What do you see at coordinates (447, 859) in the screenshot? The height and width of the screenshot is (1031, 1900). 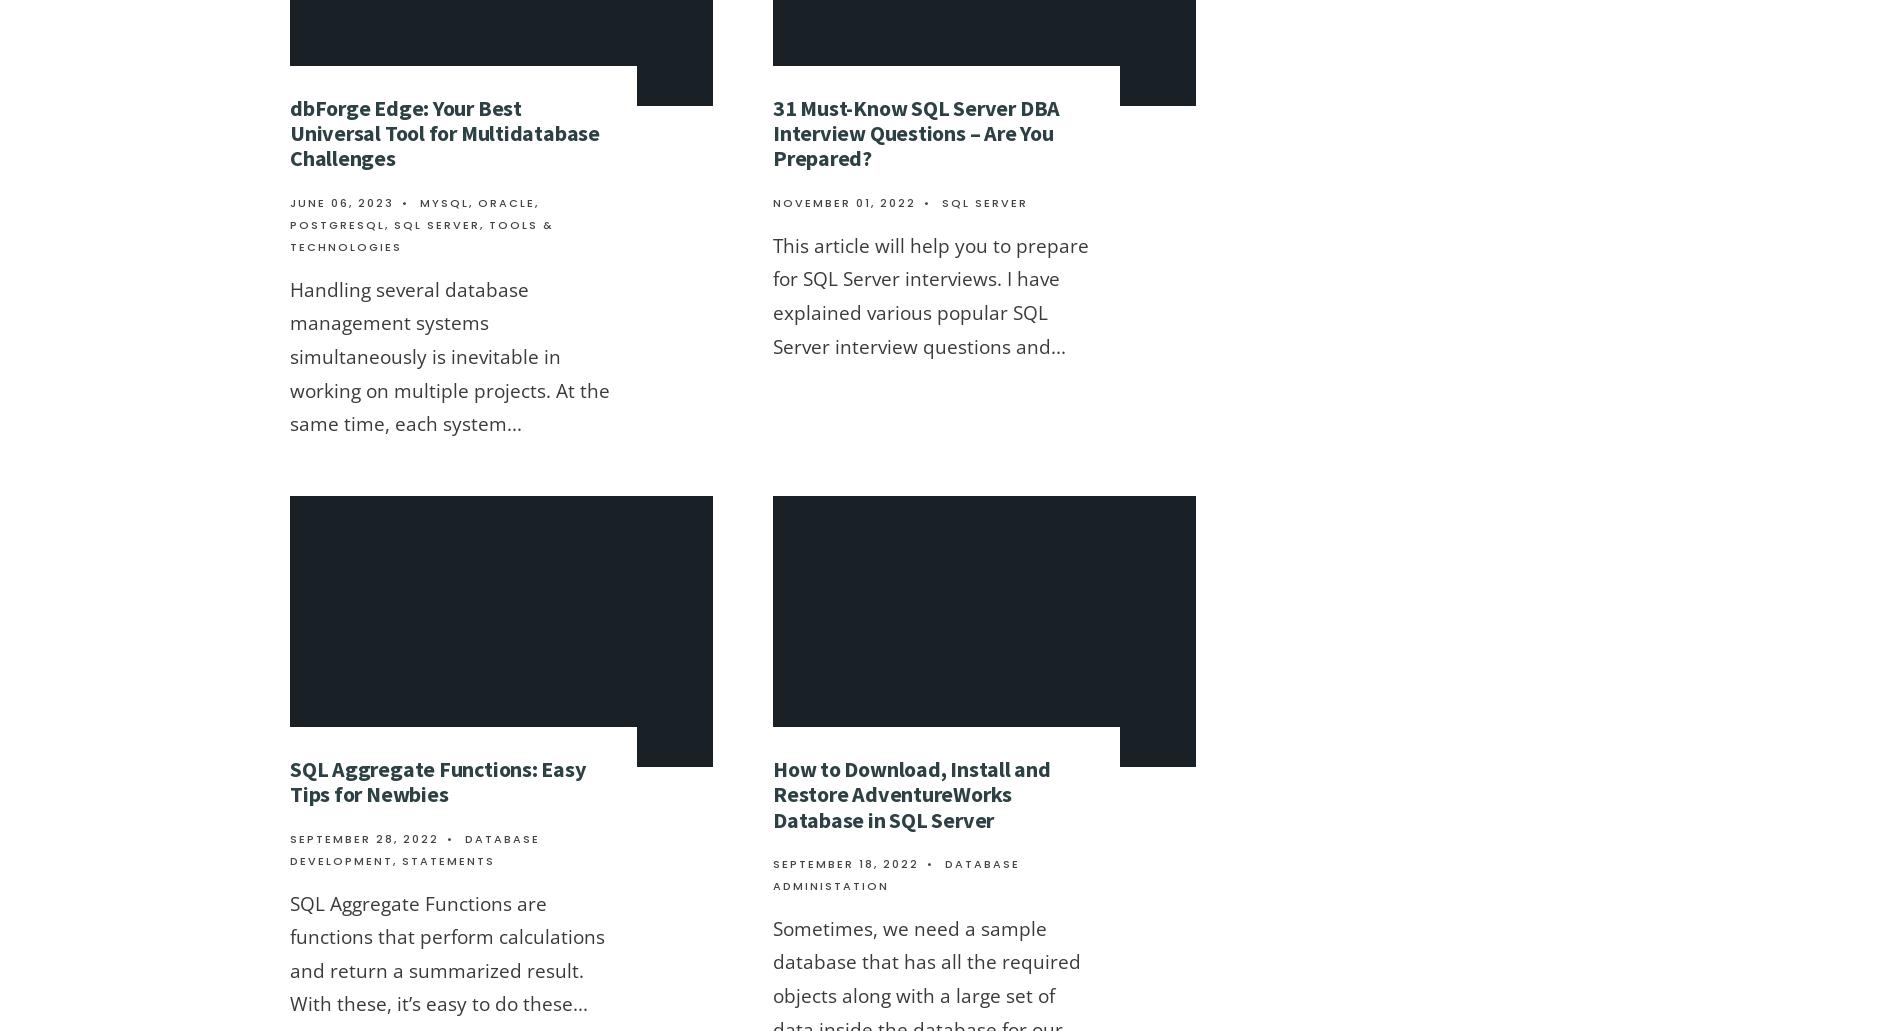 I see `'Statements'` at bounding box center [447, 859].